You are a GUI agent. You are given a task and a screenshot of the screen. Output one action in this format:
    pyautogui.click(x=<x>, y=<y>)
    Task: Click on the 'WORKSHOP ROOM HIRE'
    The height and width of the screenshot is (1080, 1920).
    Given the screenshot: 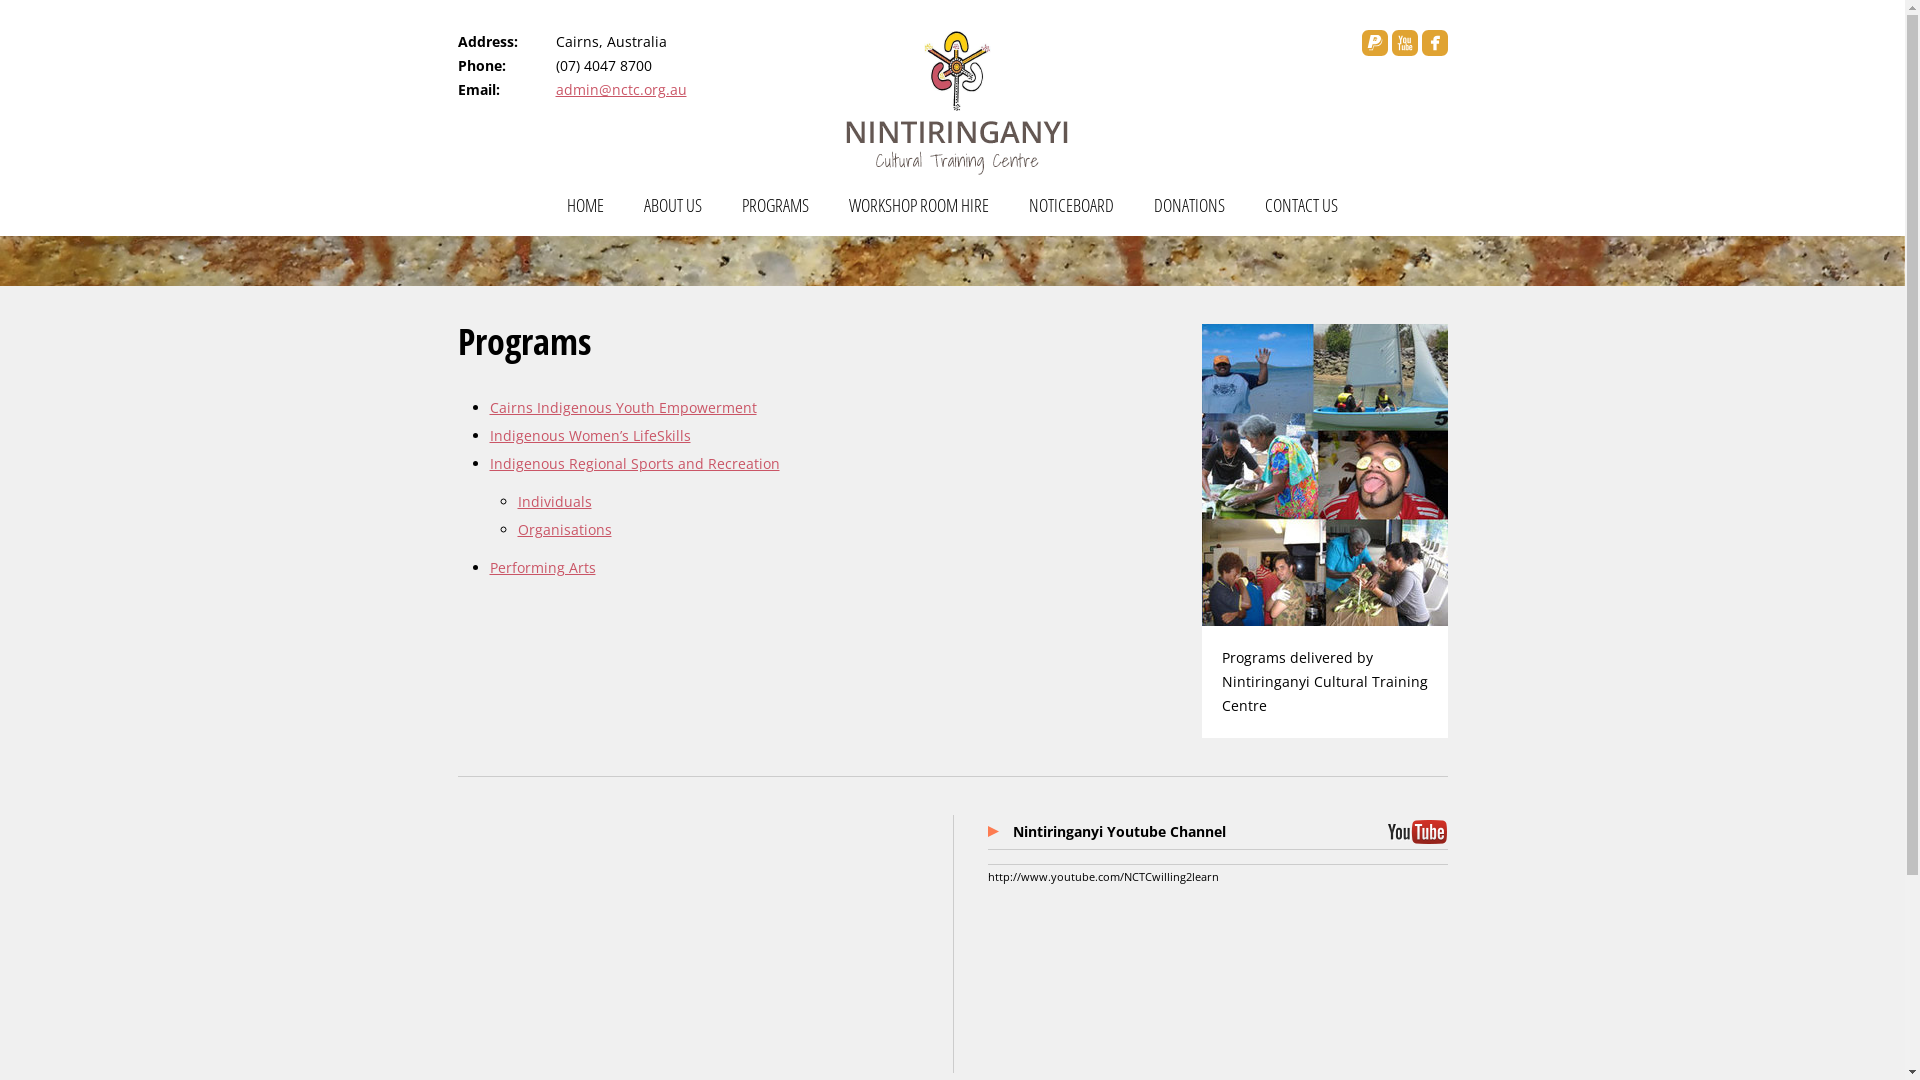 What is the action you would take?
    pyautogui.click(x=917, y=212)
    